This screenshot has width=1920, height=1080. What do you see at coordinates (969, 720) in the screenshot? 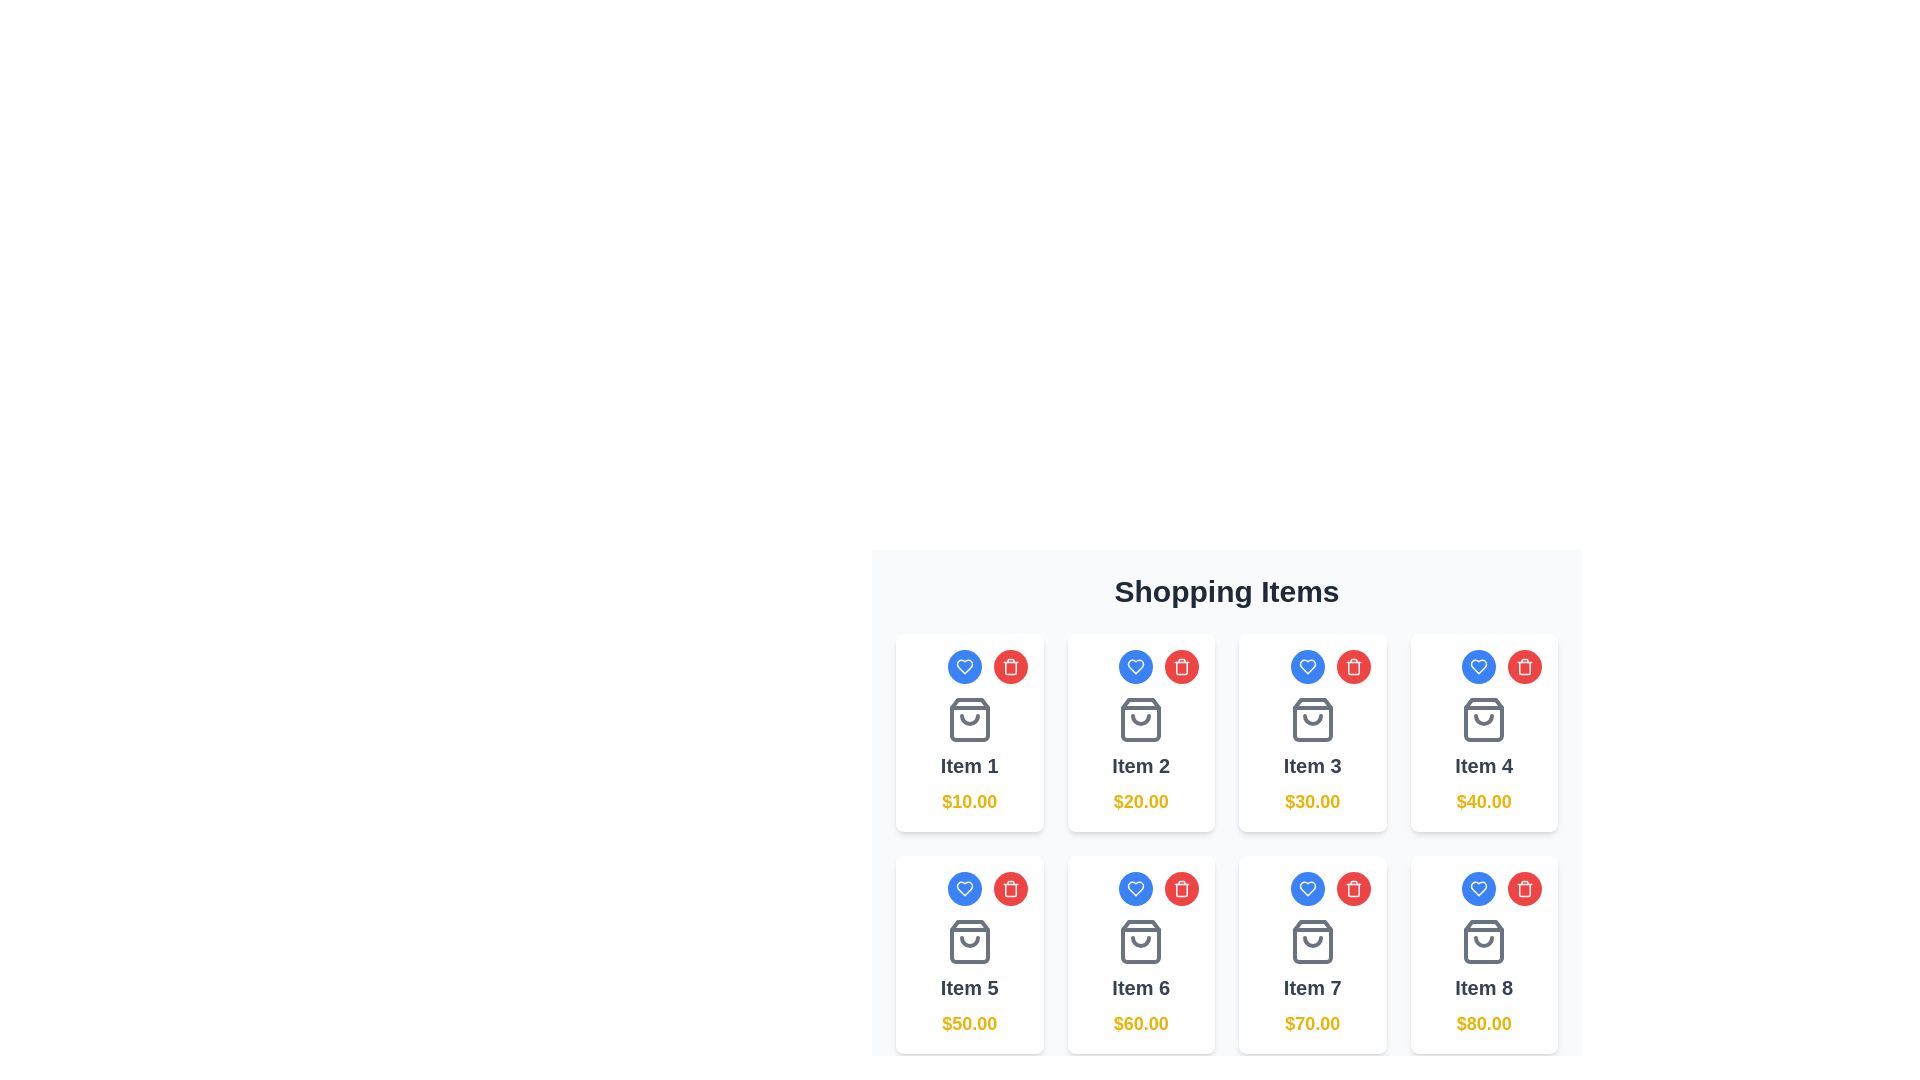
I see `the shopping bag icon located centrally within the card for 'Item 1', positioned in the top-left corner of the grid layout` at bounding box center [969, 720].